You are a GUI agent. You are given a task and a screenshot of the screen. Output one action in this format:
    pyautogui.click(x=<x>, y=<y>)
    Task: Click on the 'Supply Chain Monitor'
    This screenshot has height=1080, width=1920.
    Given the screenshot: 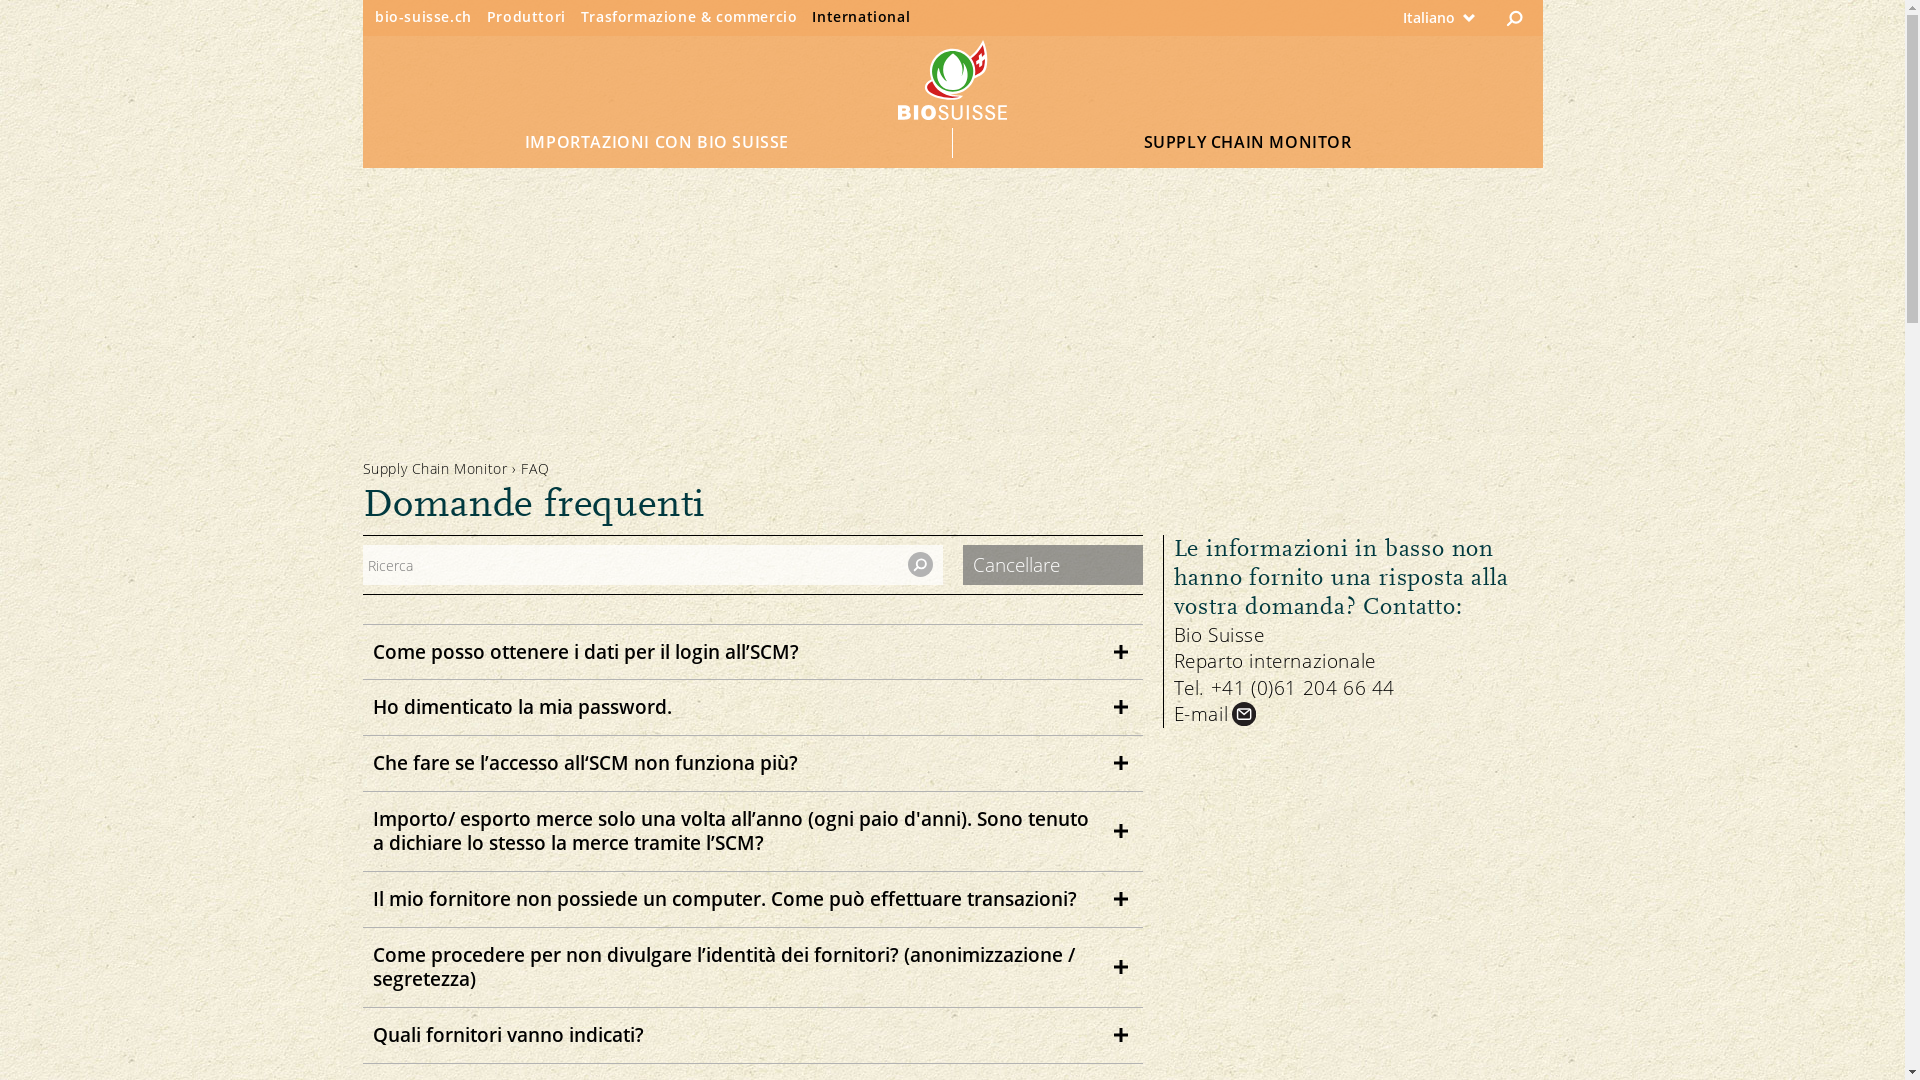 What is the action you would take?
    pyautogui.click(x=433, y=468)
    